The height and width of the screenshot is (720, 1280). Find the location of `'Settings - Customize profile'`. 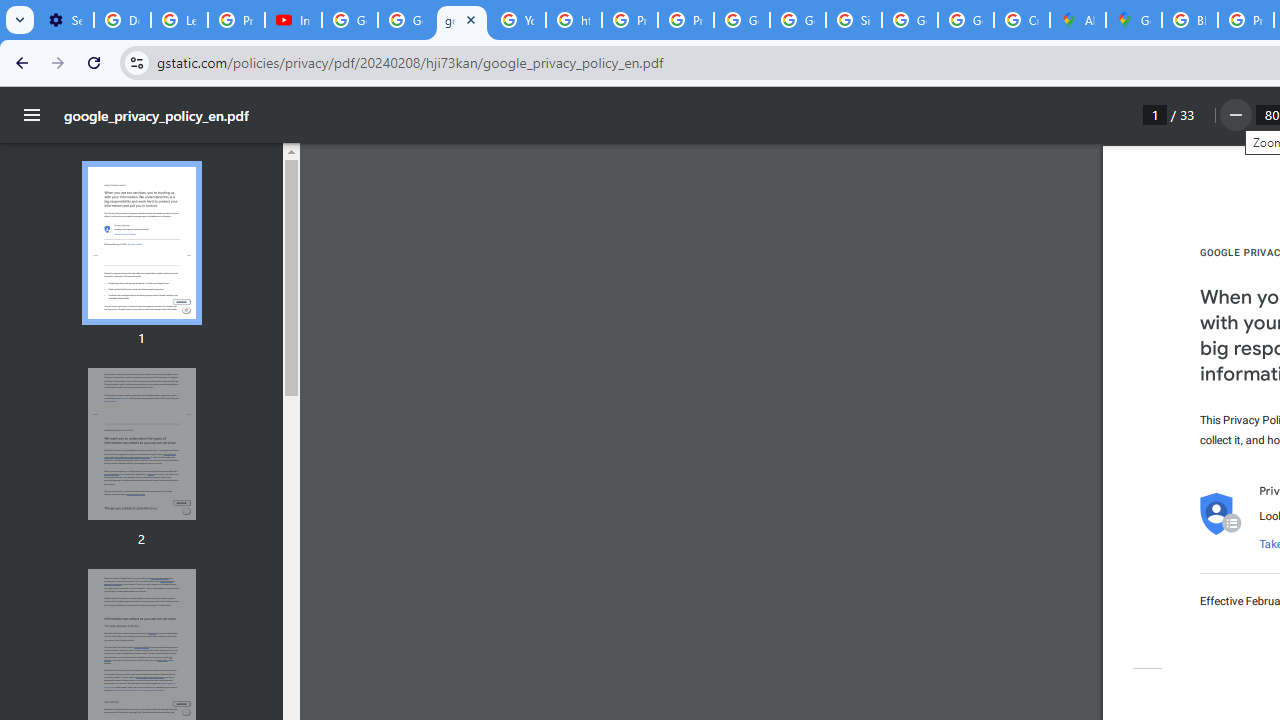

'Settings - Customize profile' is located at coordinates (65, 20).